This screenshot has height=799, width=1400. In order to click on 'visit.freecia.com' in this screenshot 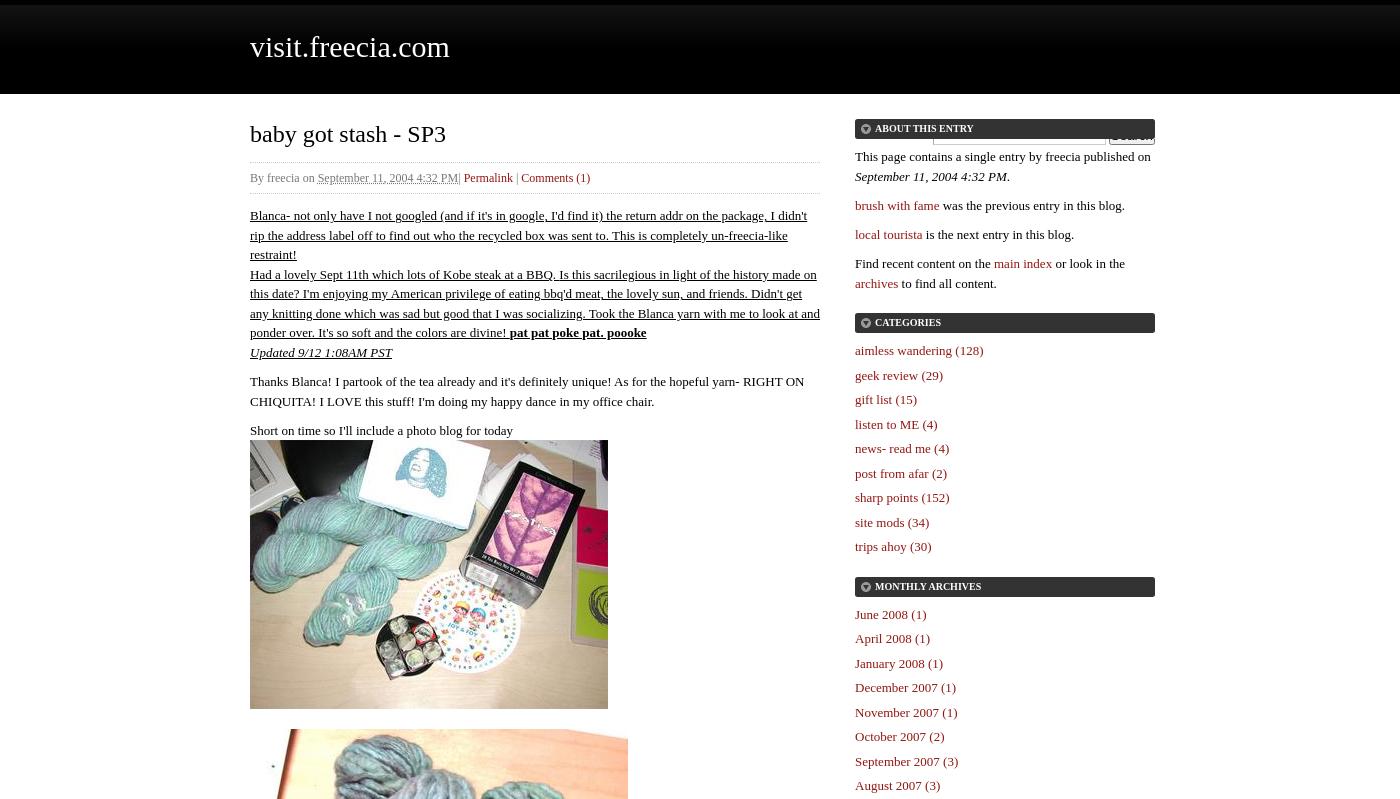, I will do `click(349, 45)`.